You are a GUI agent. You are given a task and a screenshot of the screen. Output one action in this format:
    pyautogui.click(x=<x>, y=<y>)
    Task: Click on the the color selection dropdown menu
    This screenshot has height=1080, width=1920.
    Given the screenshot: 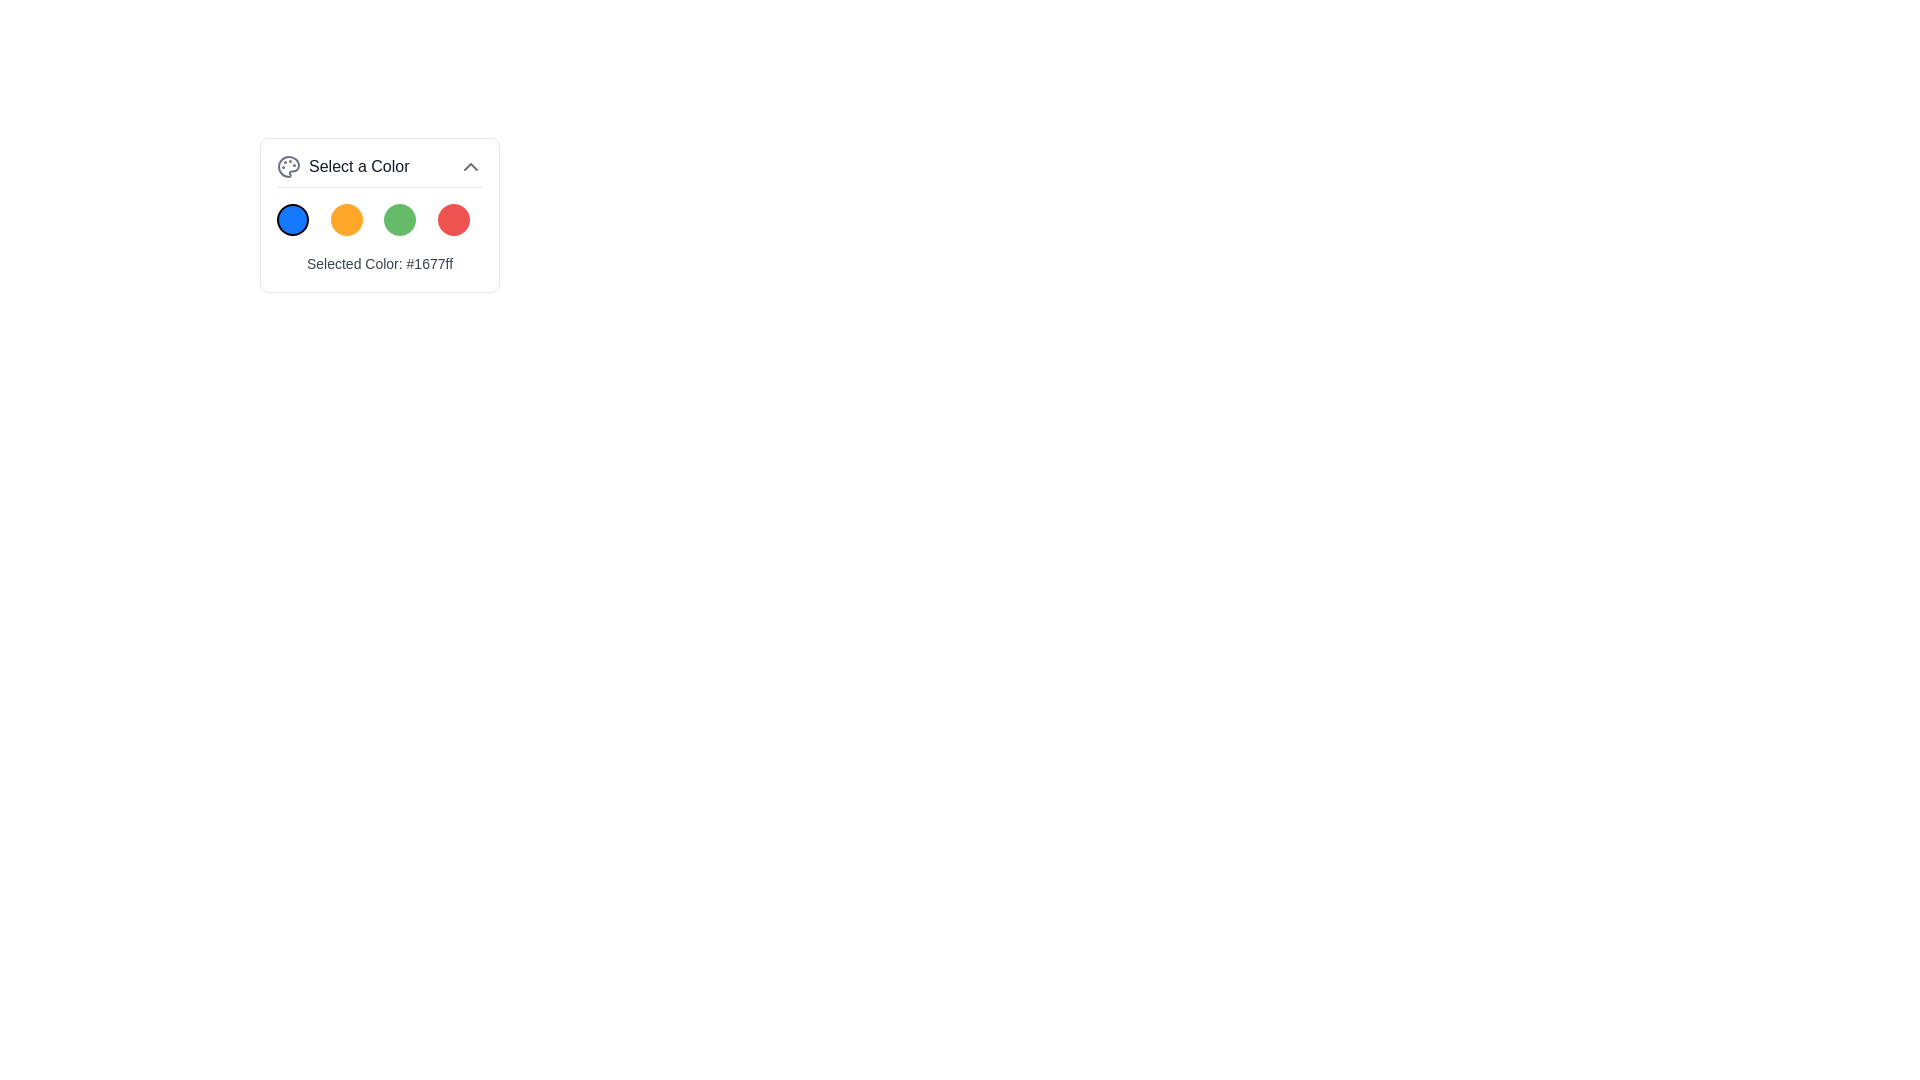 What is the action you would take?
    pyautogui.click(x=379, y=215)
    